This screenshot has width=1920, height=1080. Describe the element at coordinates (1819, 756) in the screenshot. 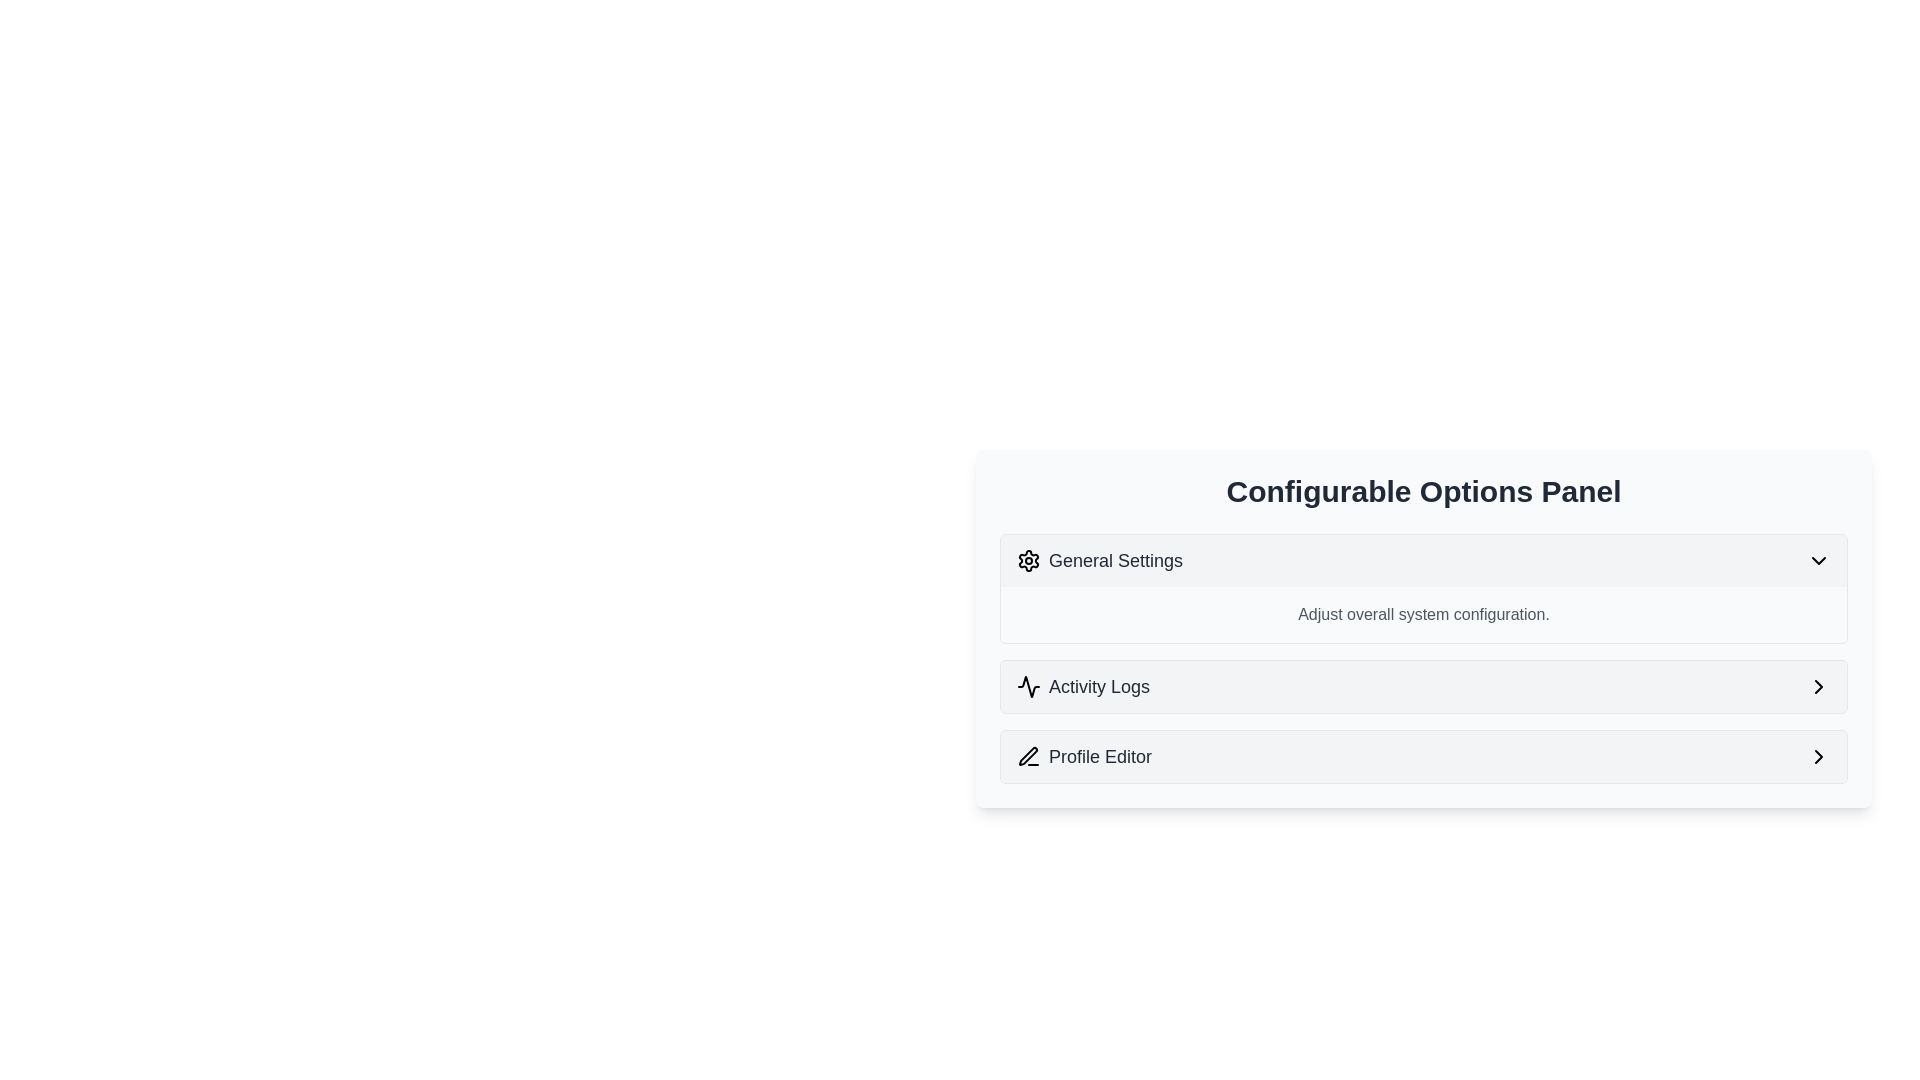

I see `the chevron icon pointing to the right, located at the right end of the 'Profile Editor' option row under the 'Configurable Options Panel'` at that location.